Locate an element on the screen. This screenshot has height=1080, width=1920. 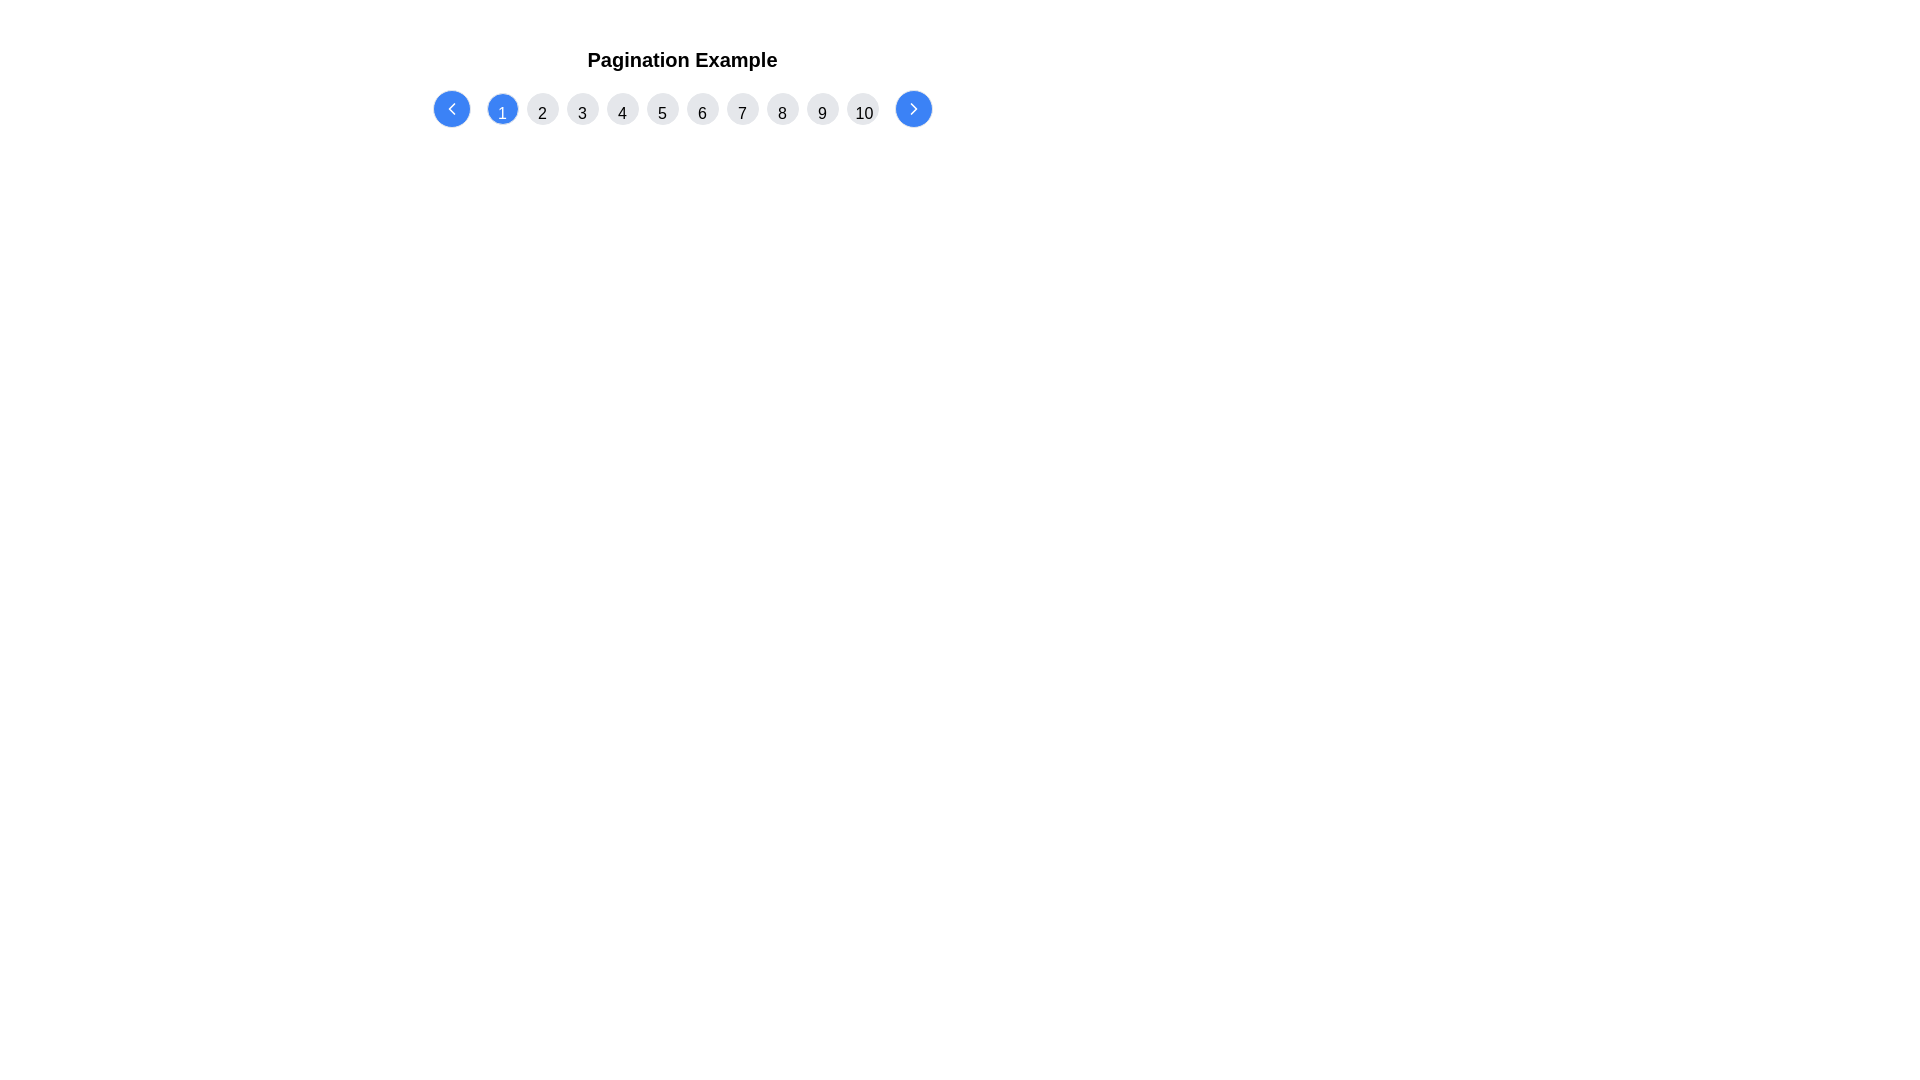
the ninth pagination button is located at coordinates (822, 108).